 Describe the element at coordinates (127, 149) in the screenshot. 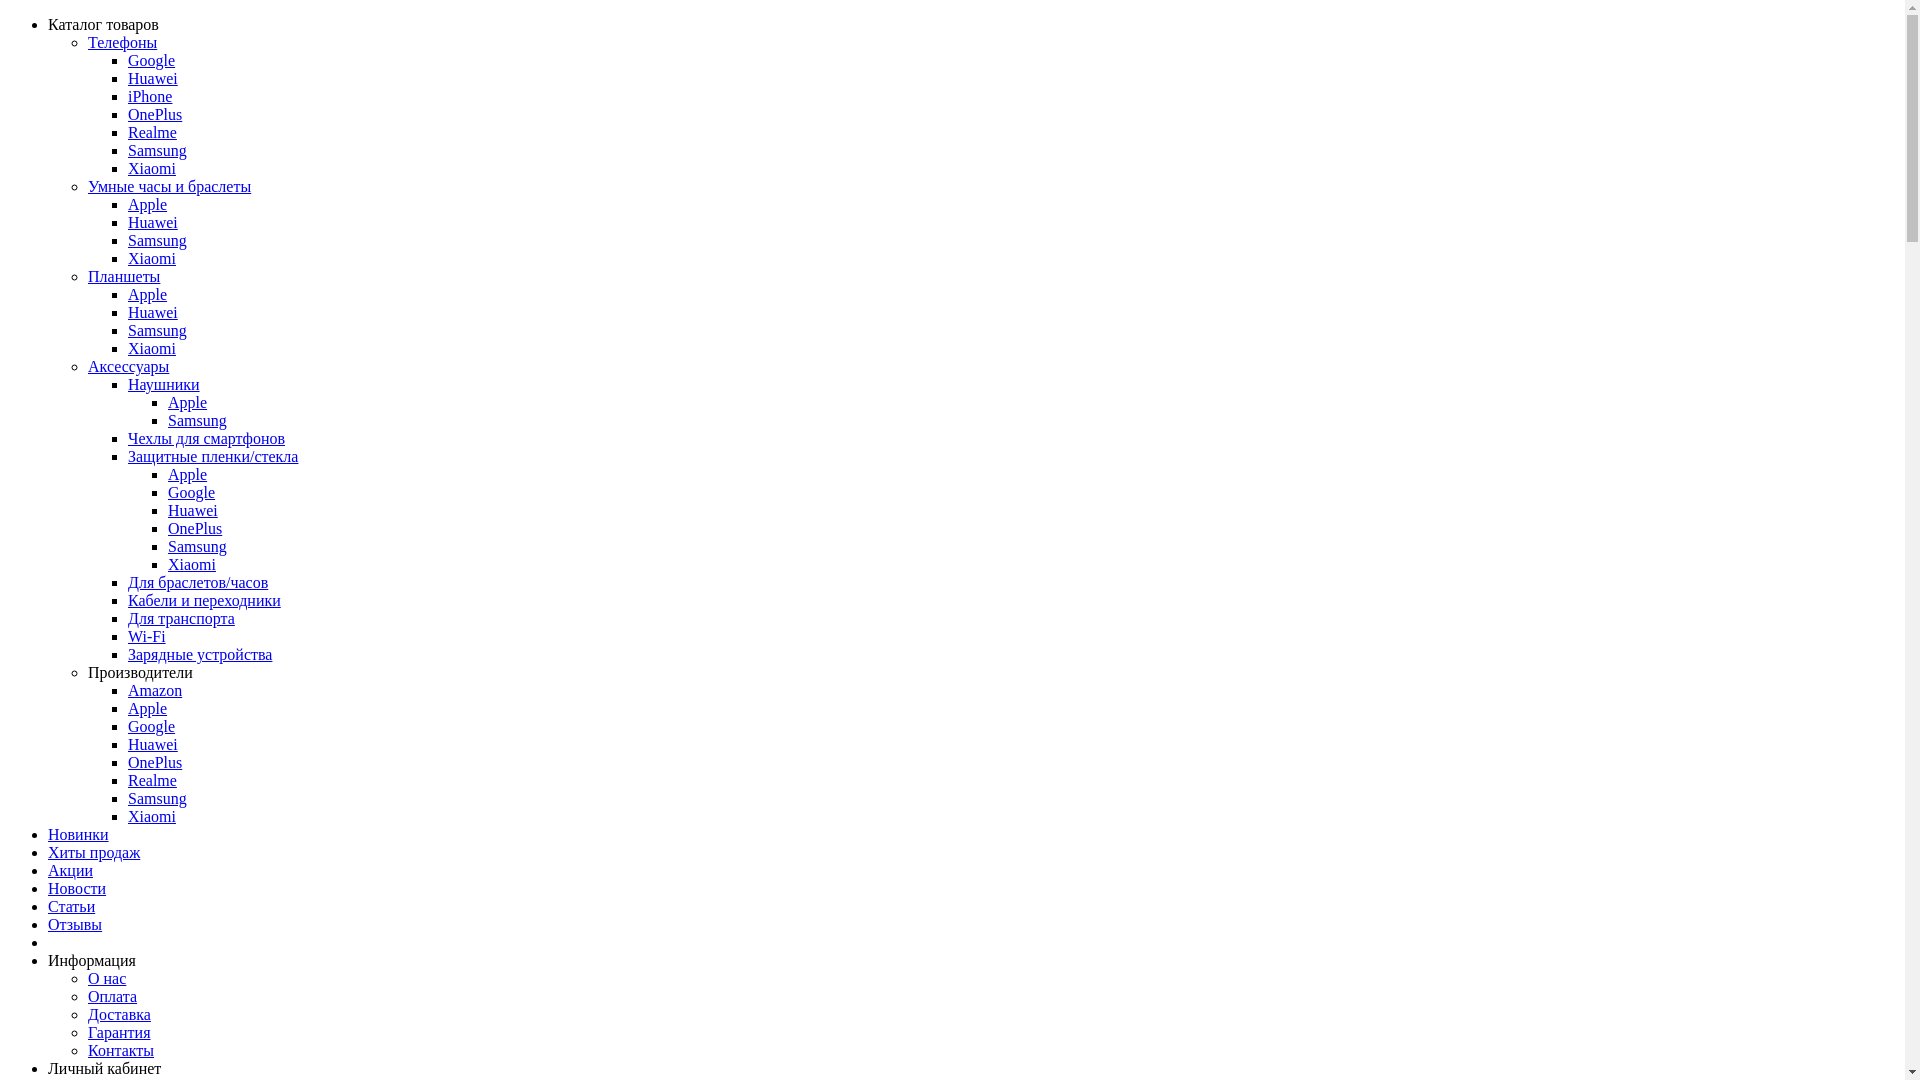

I see `'Samsung'` at that location.